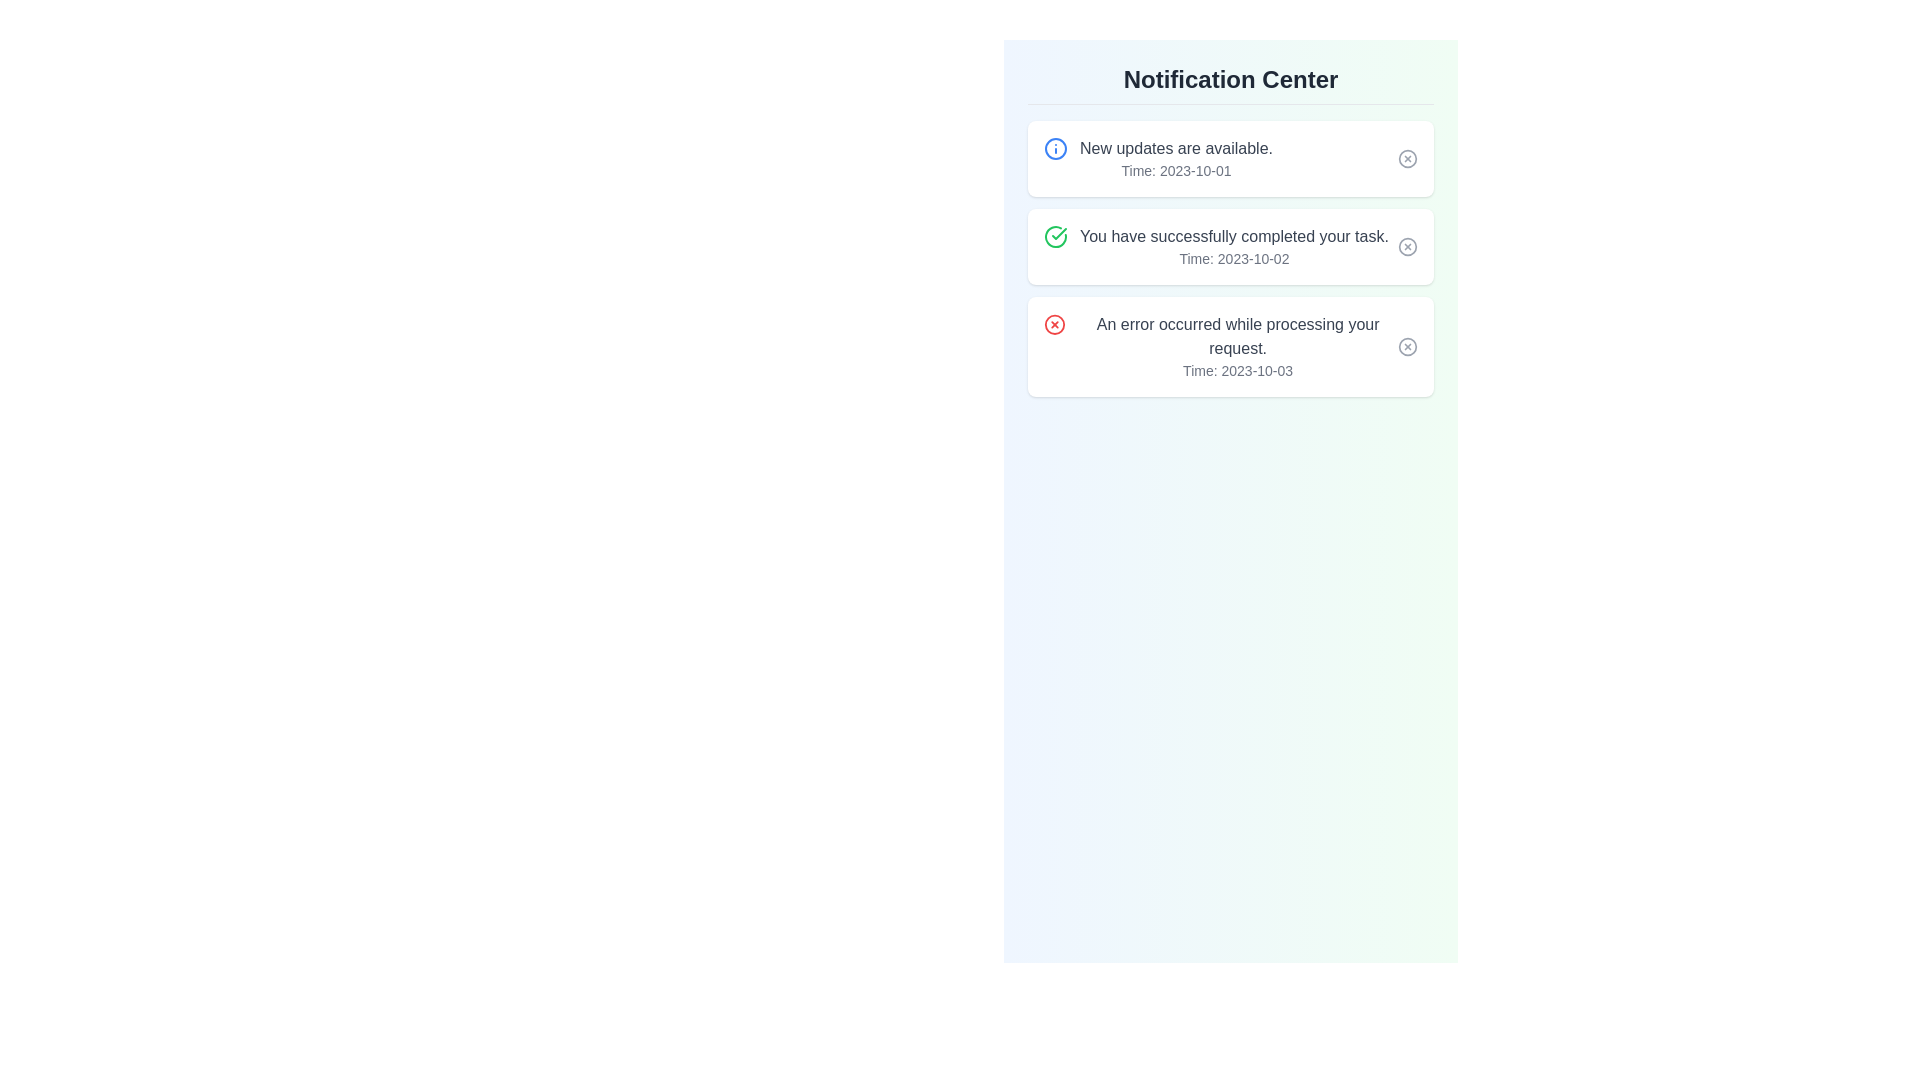 The image size is (1920, 1080). I want to click on text content of the notification card that states 'New updates are available.' and 'Time: 2023-10-01', located at the top of the first notification card in the Notification Center, so click(1176, 157).